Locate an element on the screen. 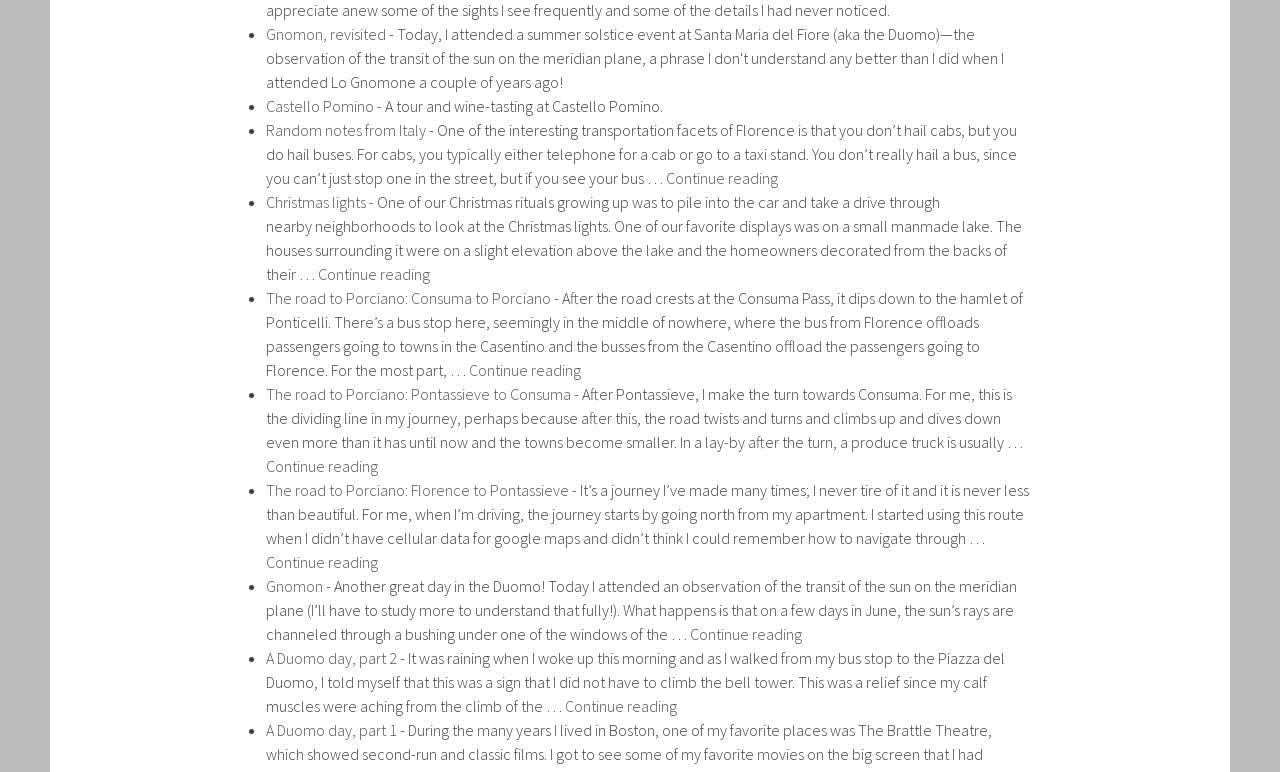 This screenshot has height=772, width=1280. 'A Duomo day, part 2' is located at coordinates (331, 656).